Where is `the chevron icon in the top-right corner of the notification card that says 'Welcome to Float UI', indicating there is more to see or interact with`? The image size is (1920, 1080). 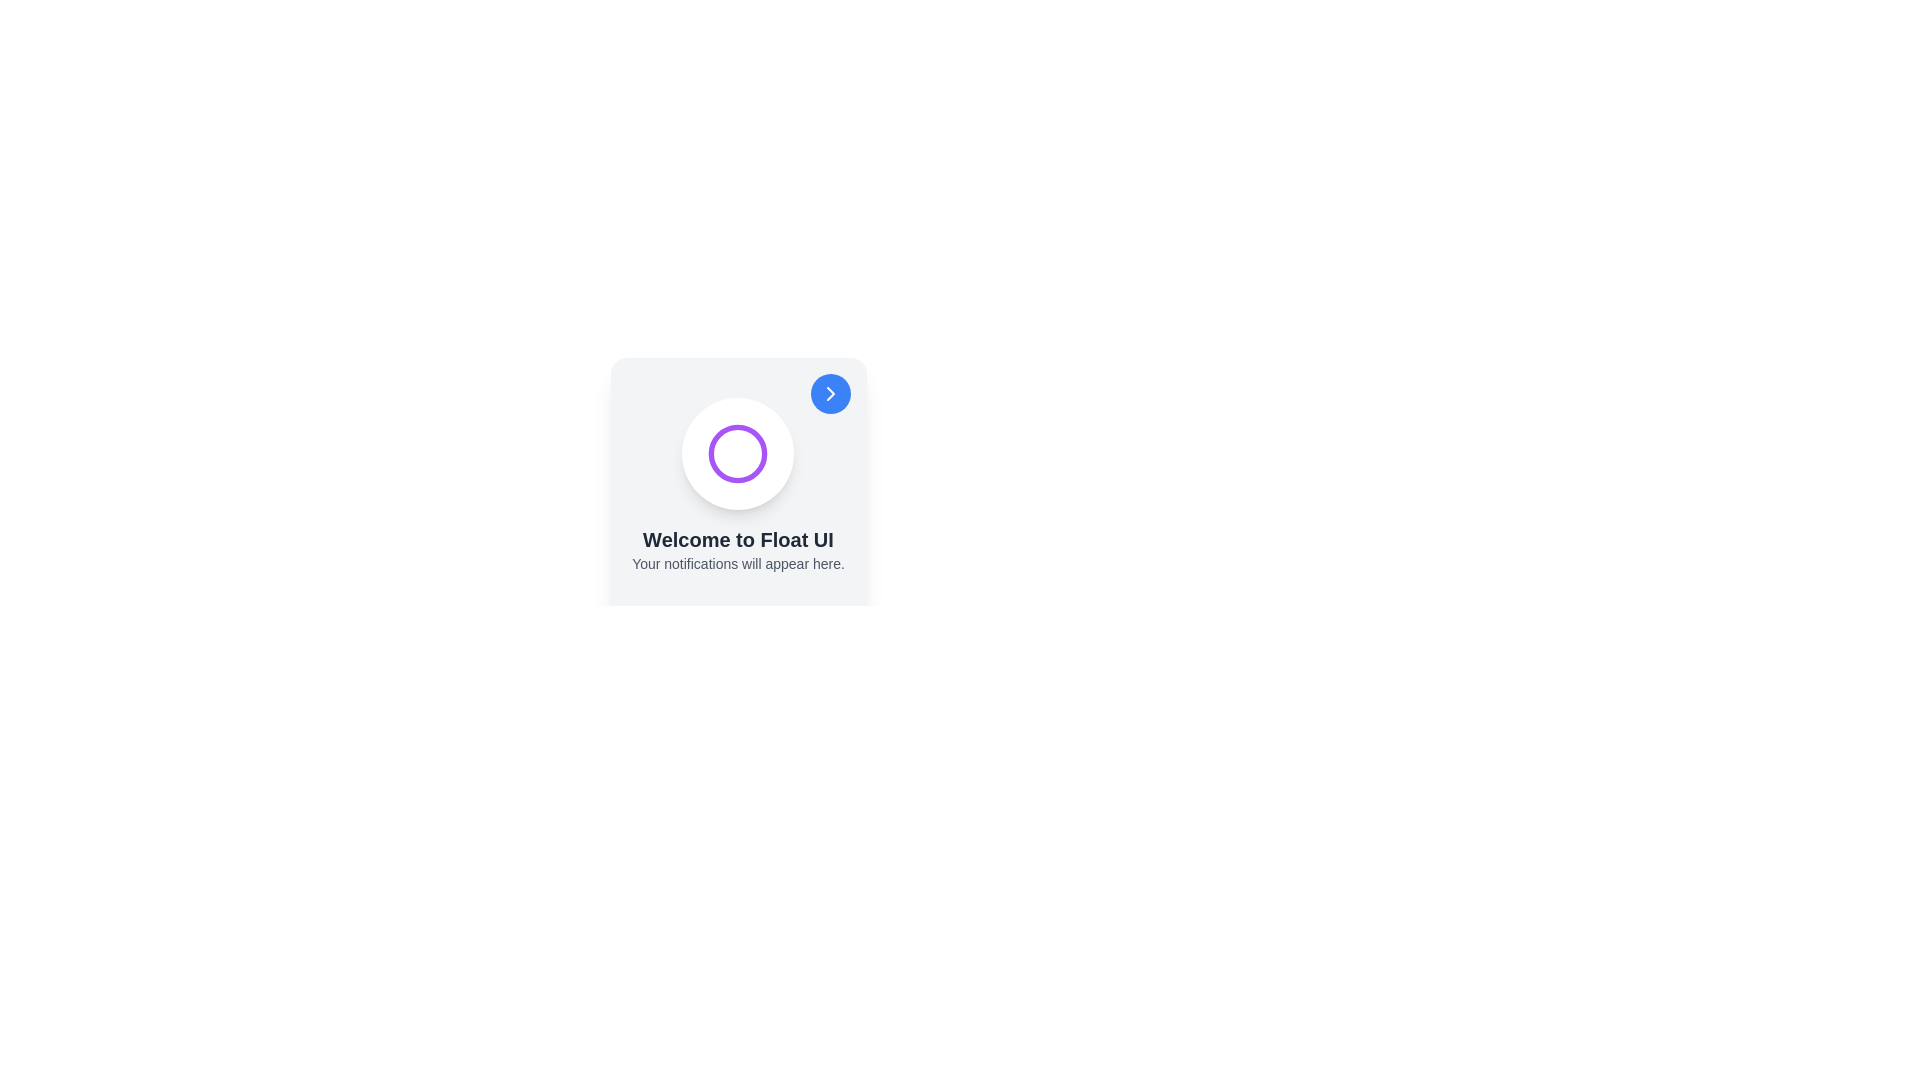 the chevron icon in the top-right corner of the notification card that says 'Welcome to Float UI', indicating there is more to see or interact with is located at coordinates (830, 393).